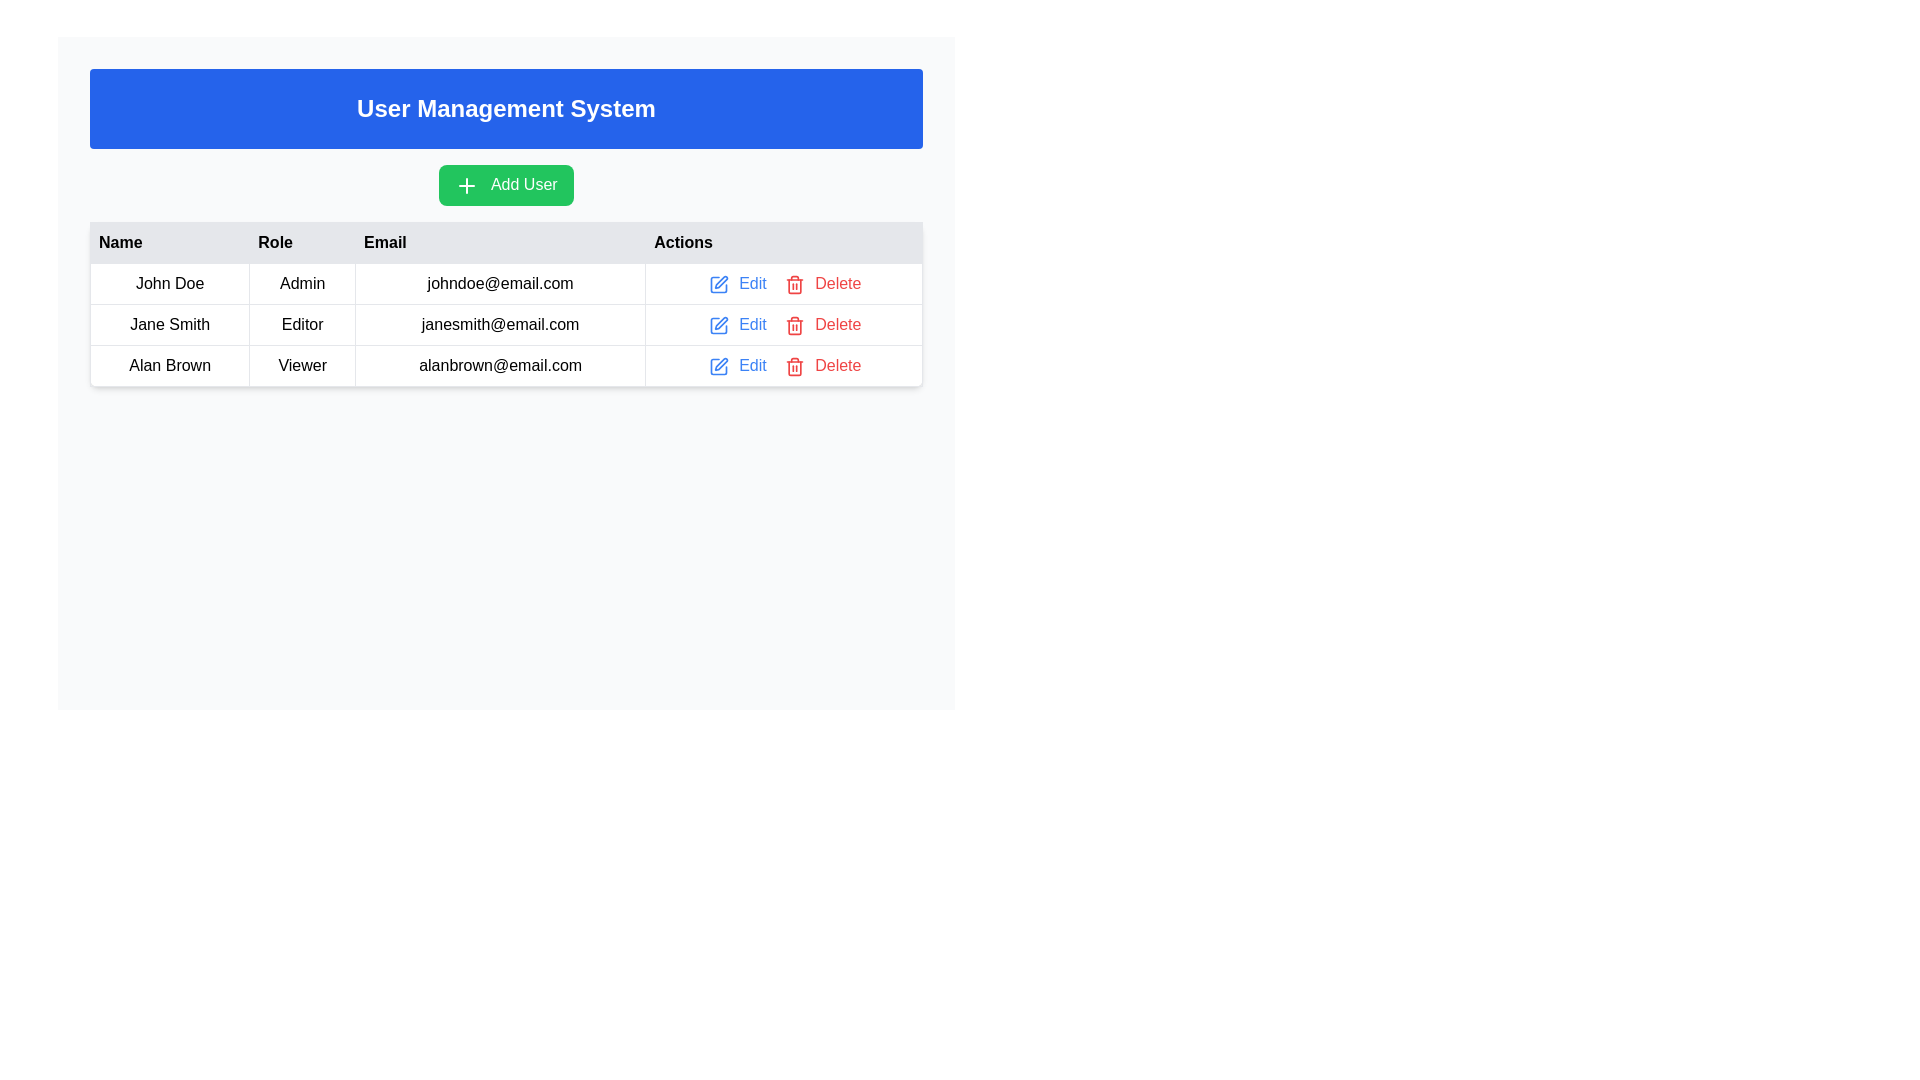  Describe the element at coordinates (506, 365) in the screenshot. I see `the table row displaying user information for 'Alan Brown' in the User Management System table, which is the third row below 'John Doe' and 'Jane Smith'` at that location.